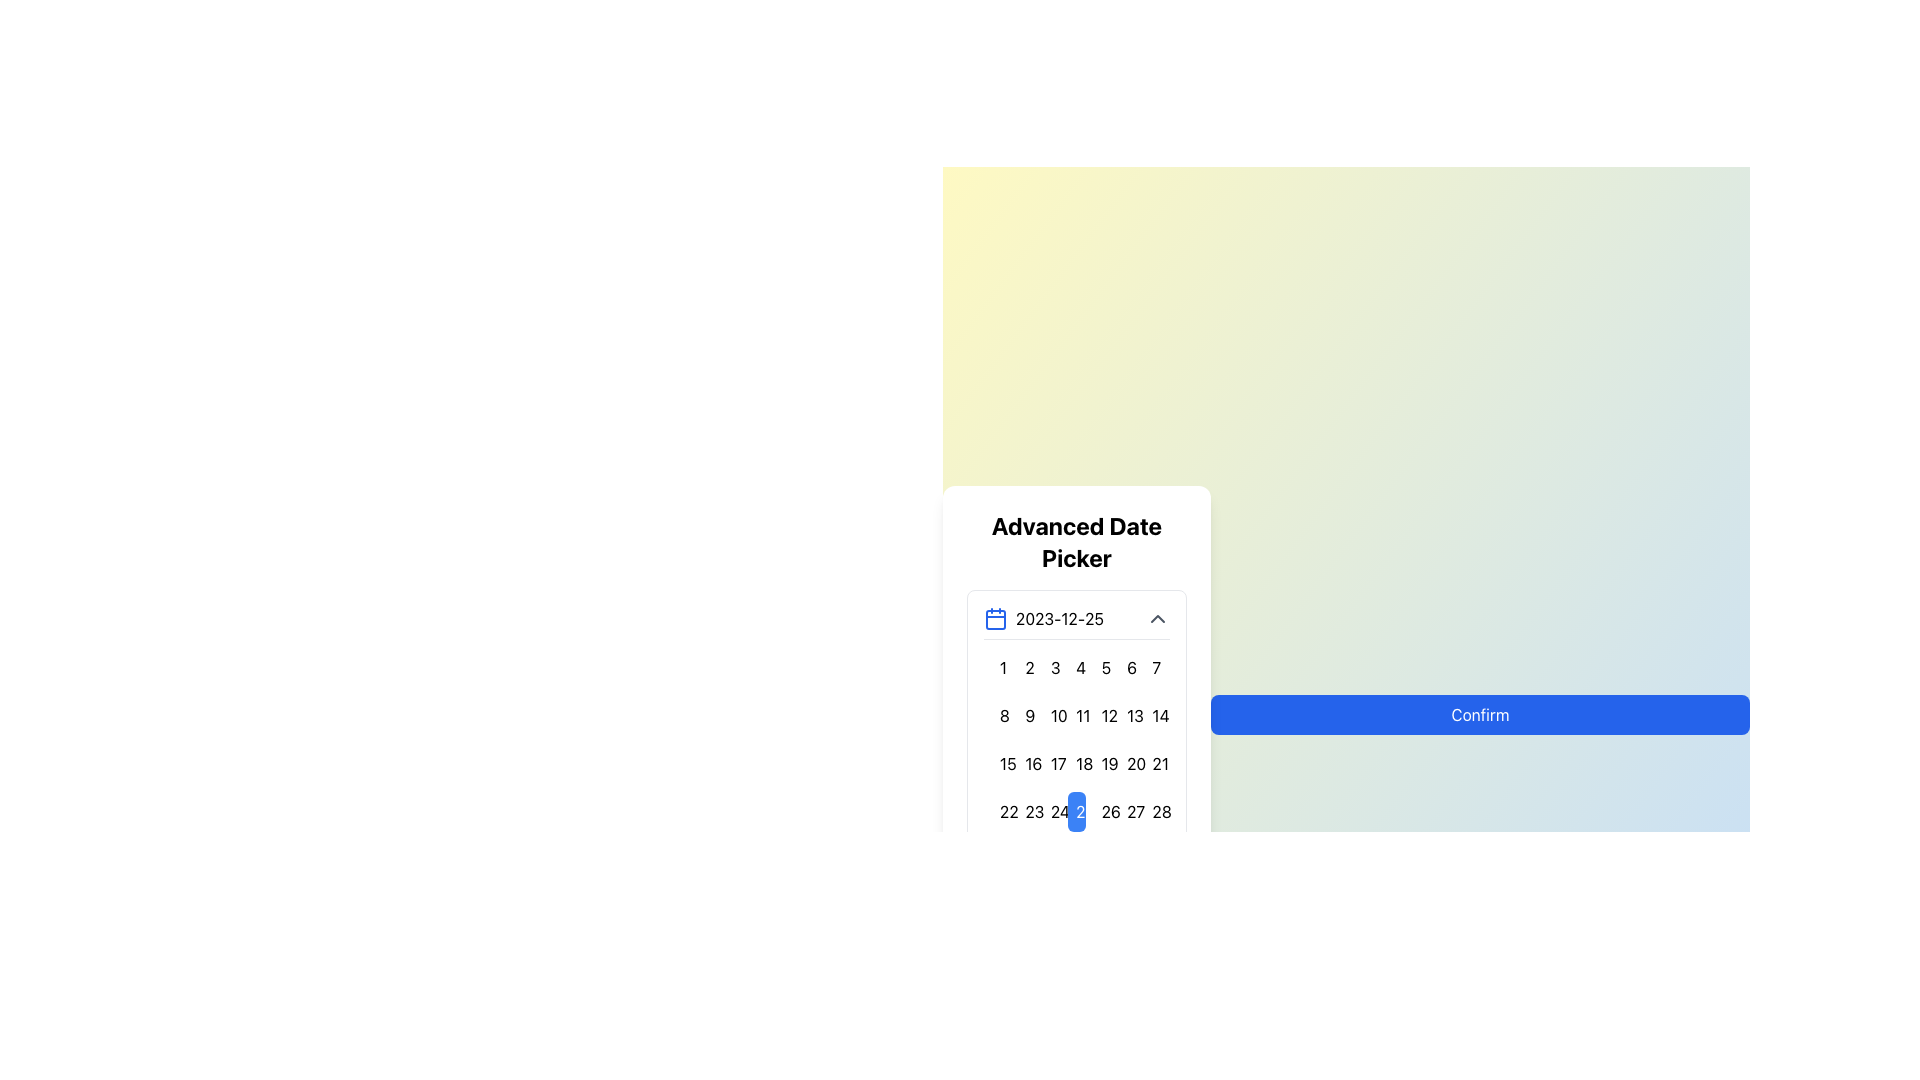  I want to click on the selection button for the 17th date in the date picker, so click(1050, 763).